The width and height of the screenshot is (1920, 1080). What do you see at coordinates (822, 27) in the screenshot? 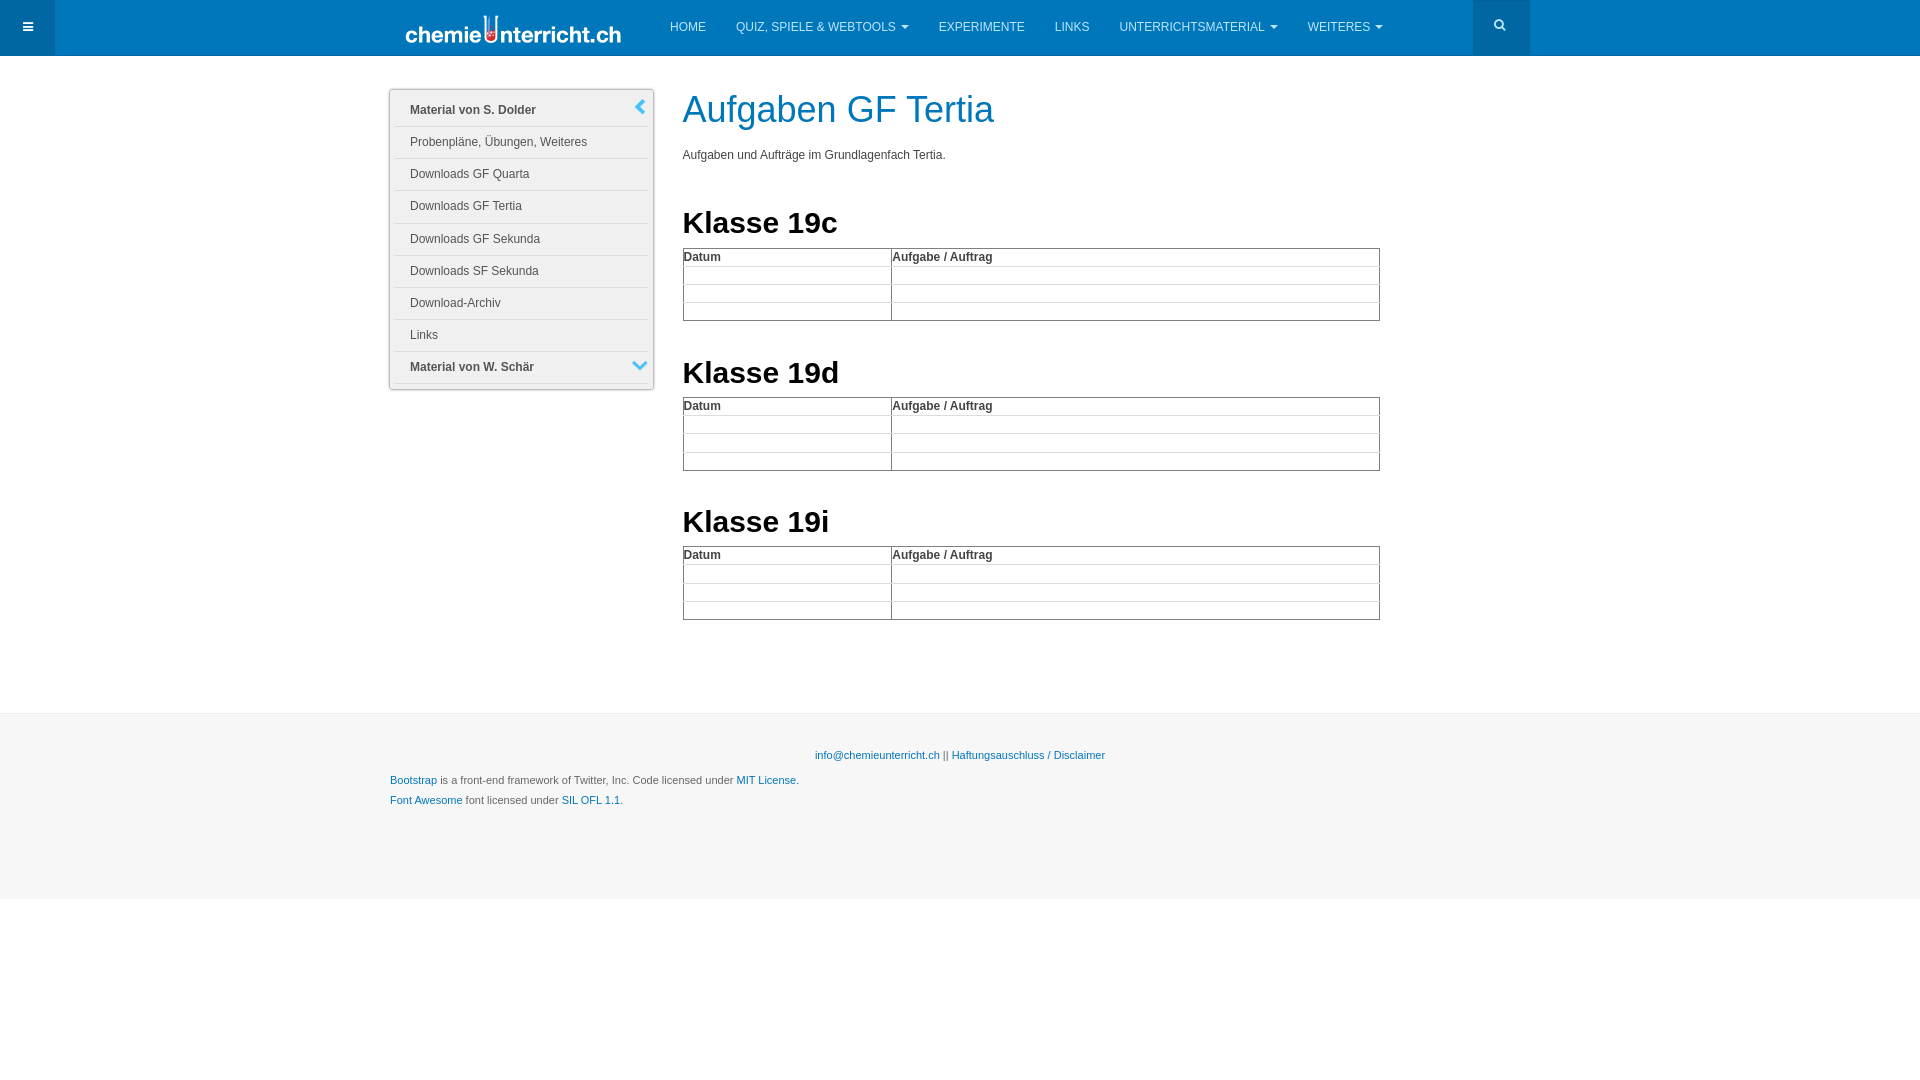
I see `'QUIZ, SPIELE & WEBTOOLS'` at bounding box center [822, 27].